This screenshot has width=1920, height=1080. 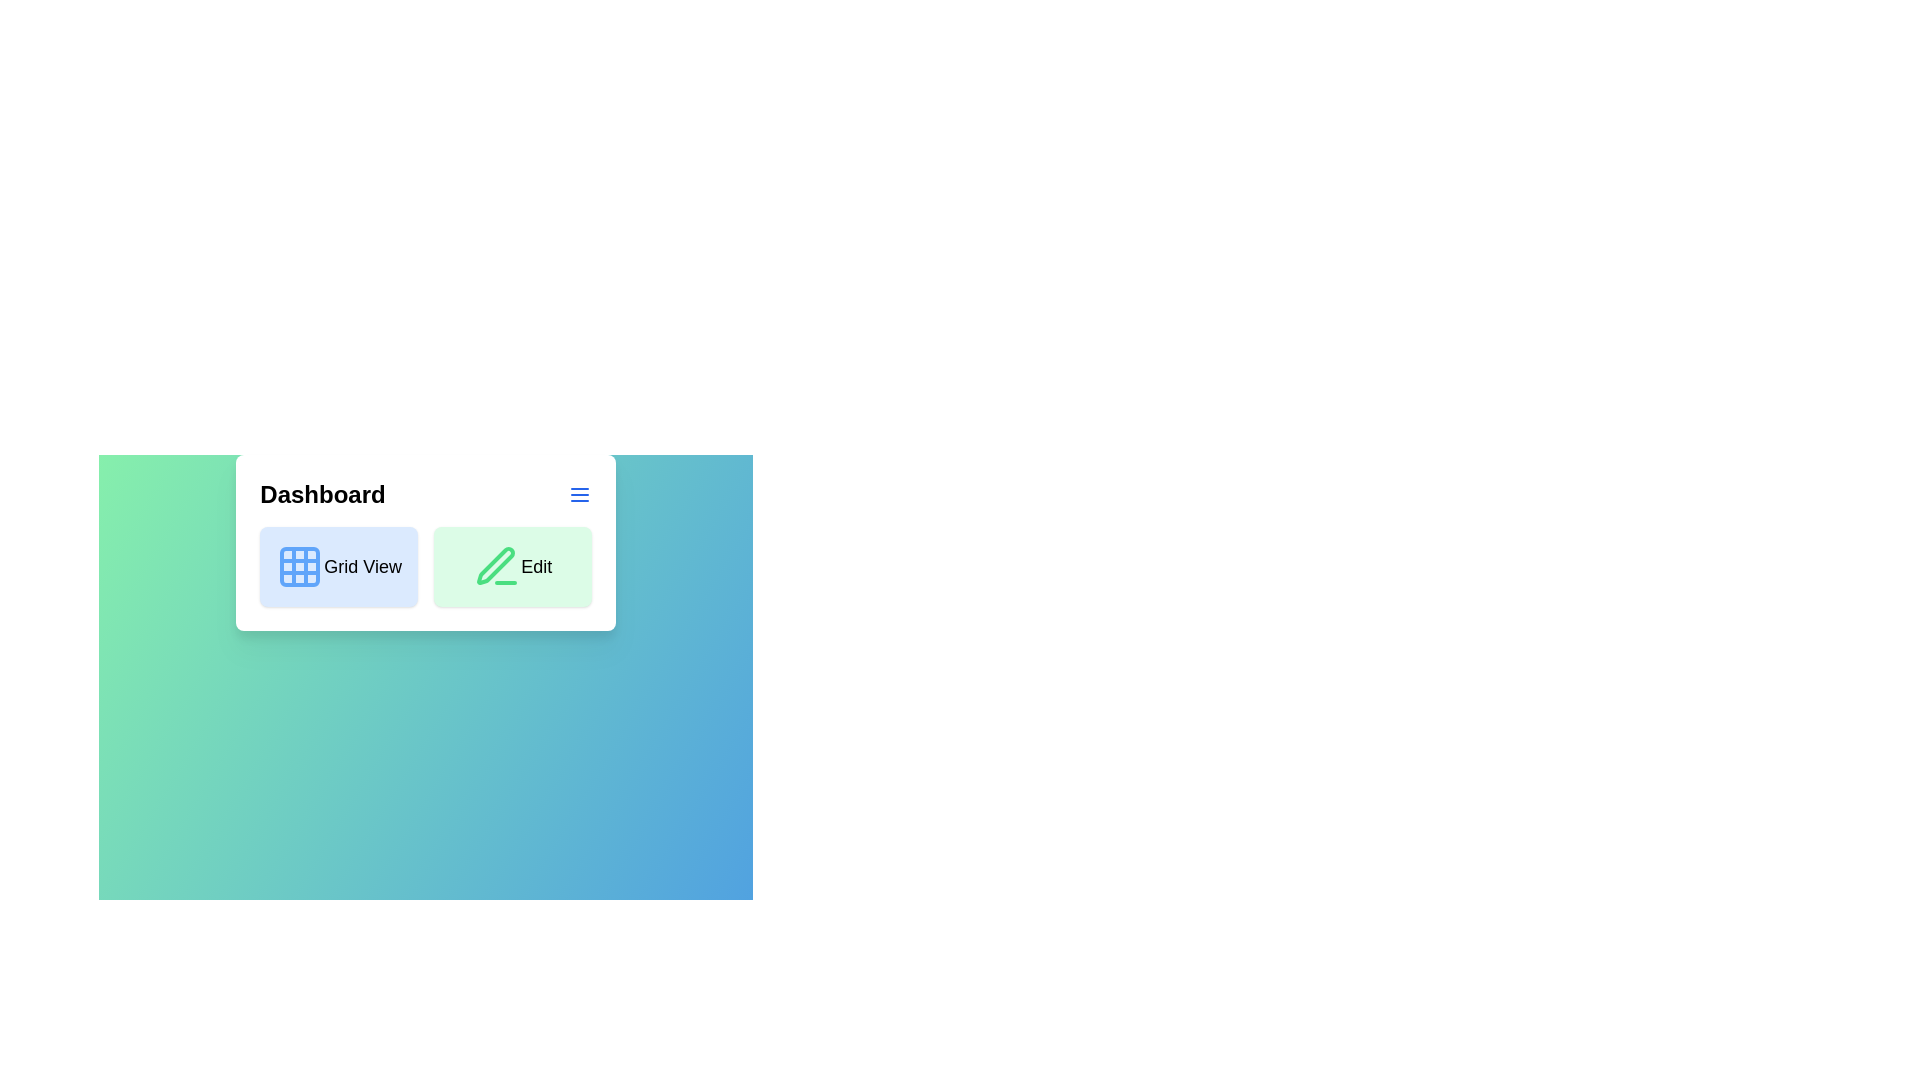 What do you see at coordinates (513, 567) in the screenshot?
I see `the interactive element Edit to observe its visual feedback` at bounding box center [513, 567].